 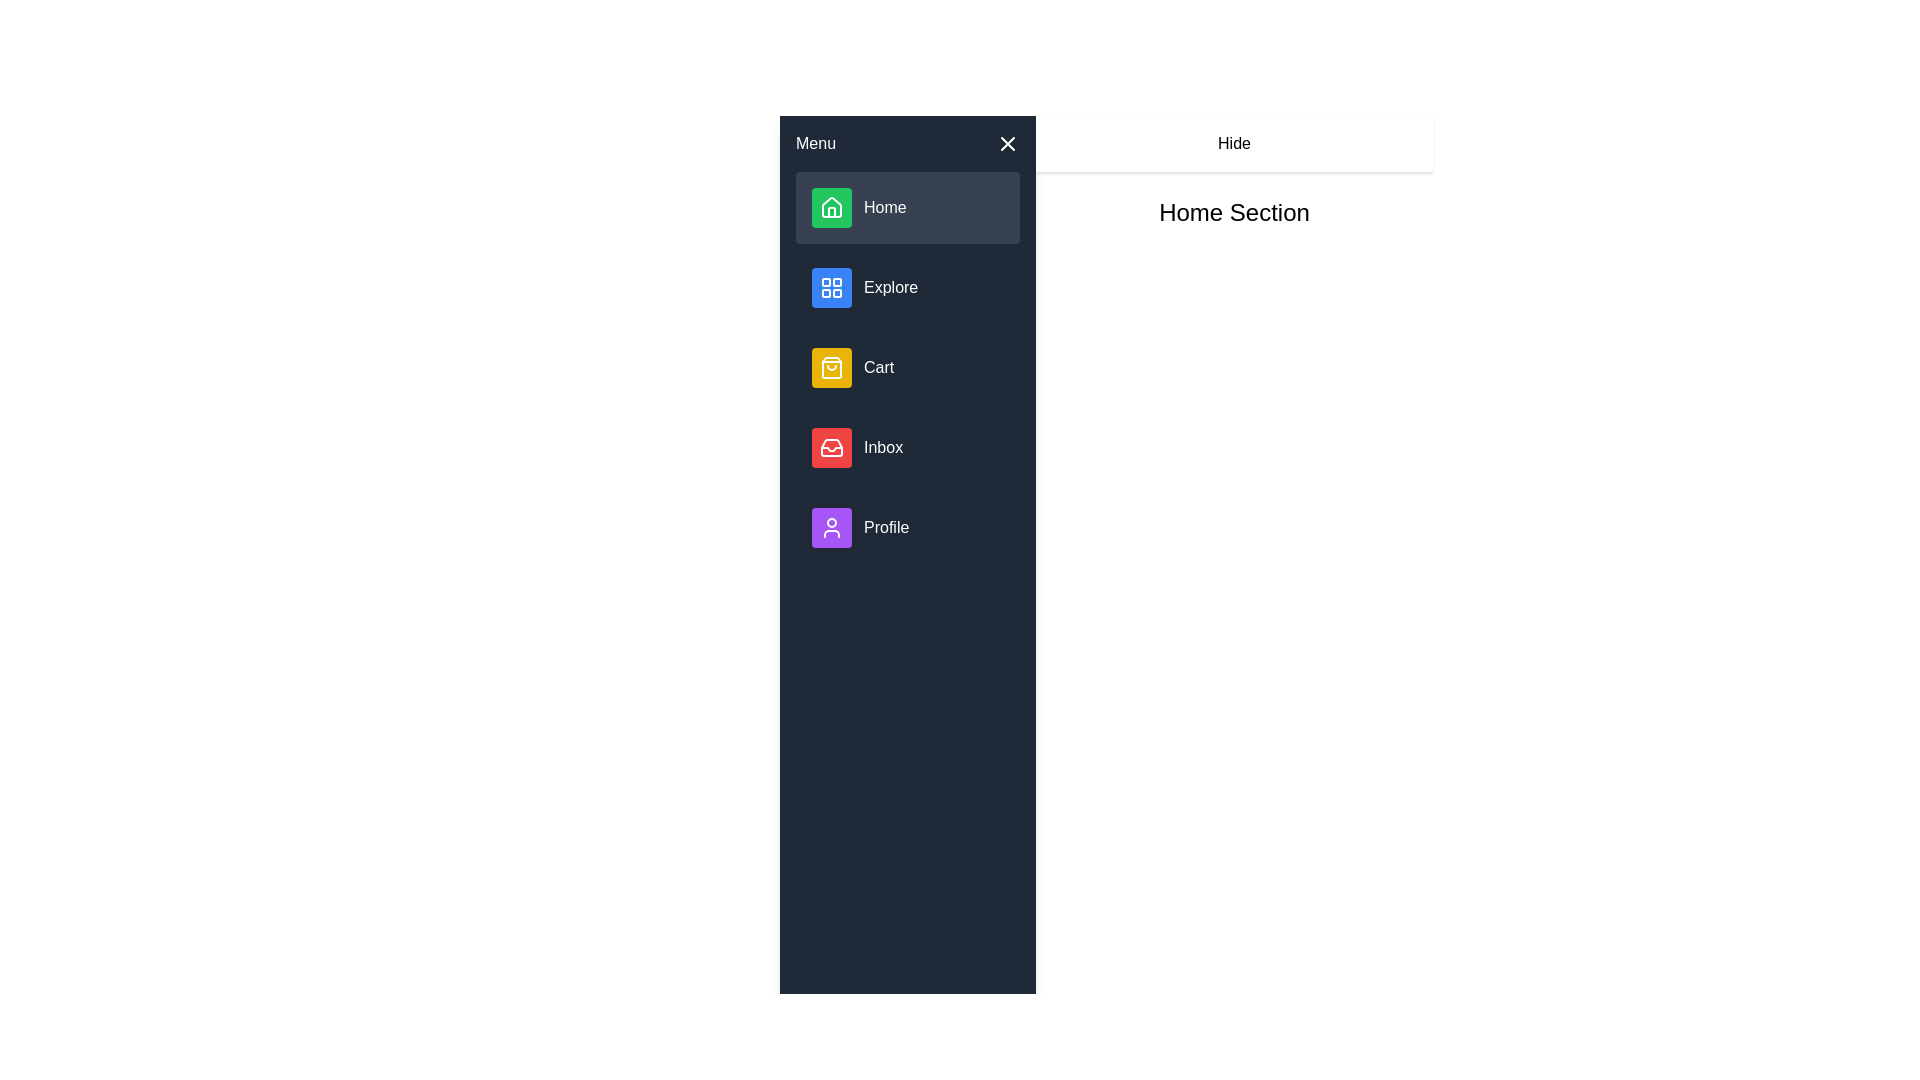 I want to click on the house-shaped icon within the green circular background, so click(x=831, y=208).